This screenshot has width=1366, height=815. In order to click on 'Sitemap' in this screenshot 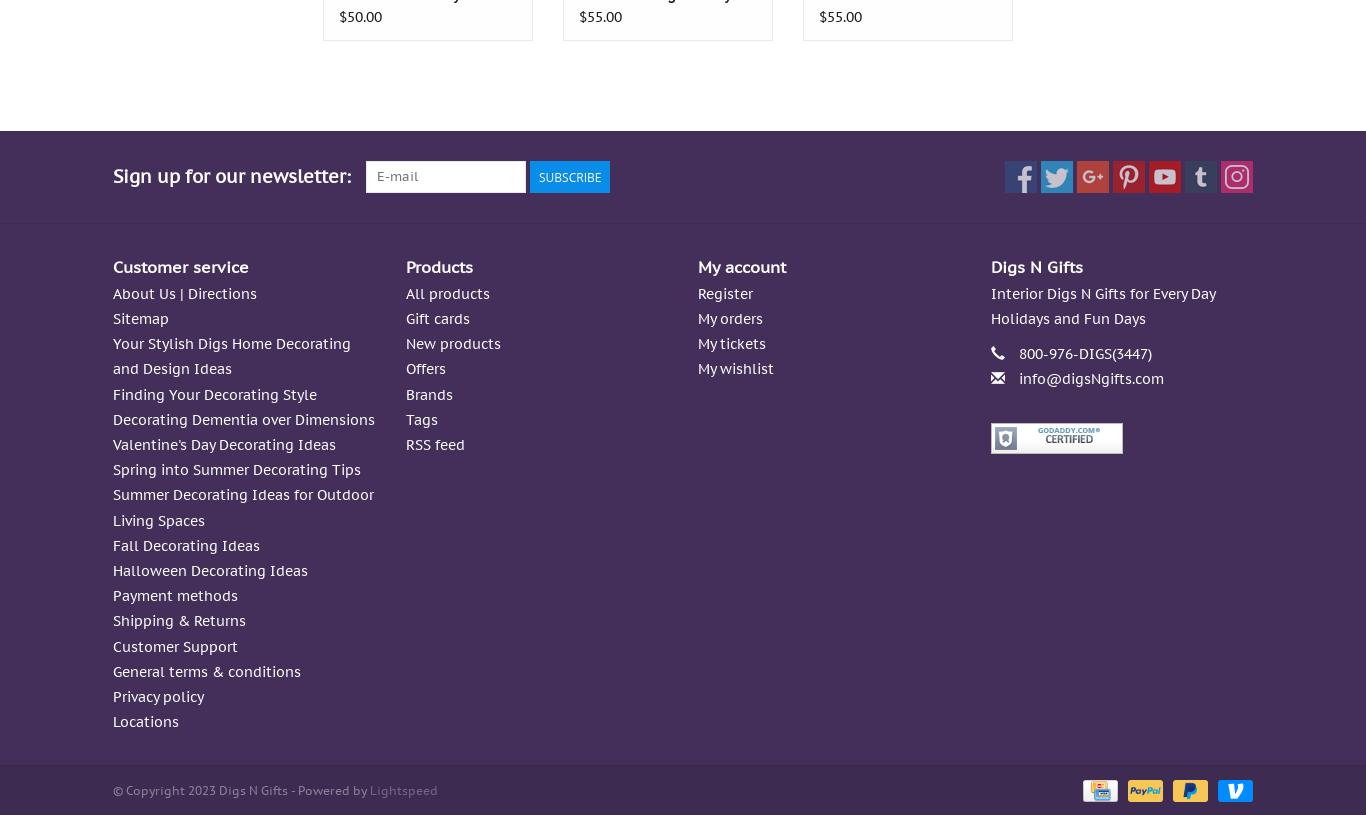, I will do `click(139, 317)`.